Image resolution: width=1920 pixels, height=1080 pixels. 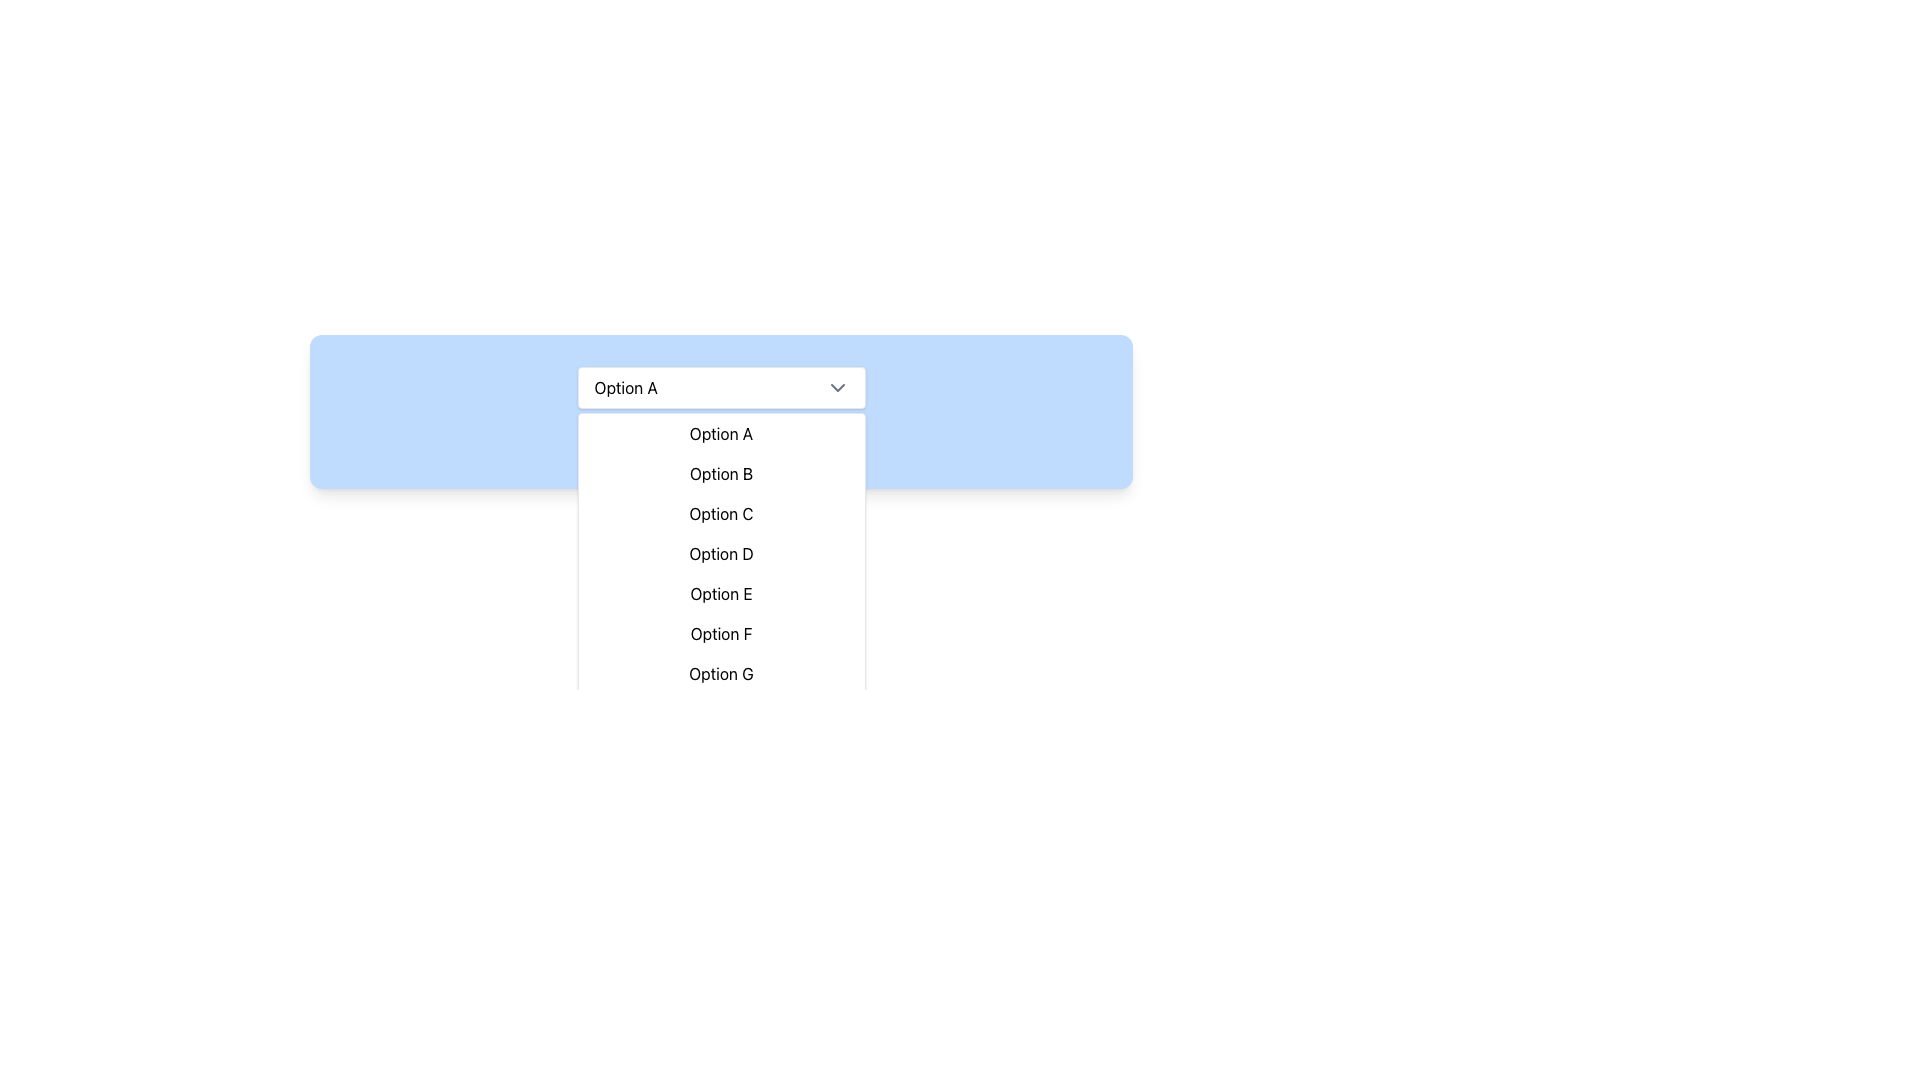 I want to click on the dropdown option labeled 'Option B', so click(x=720, y=474).